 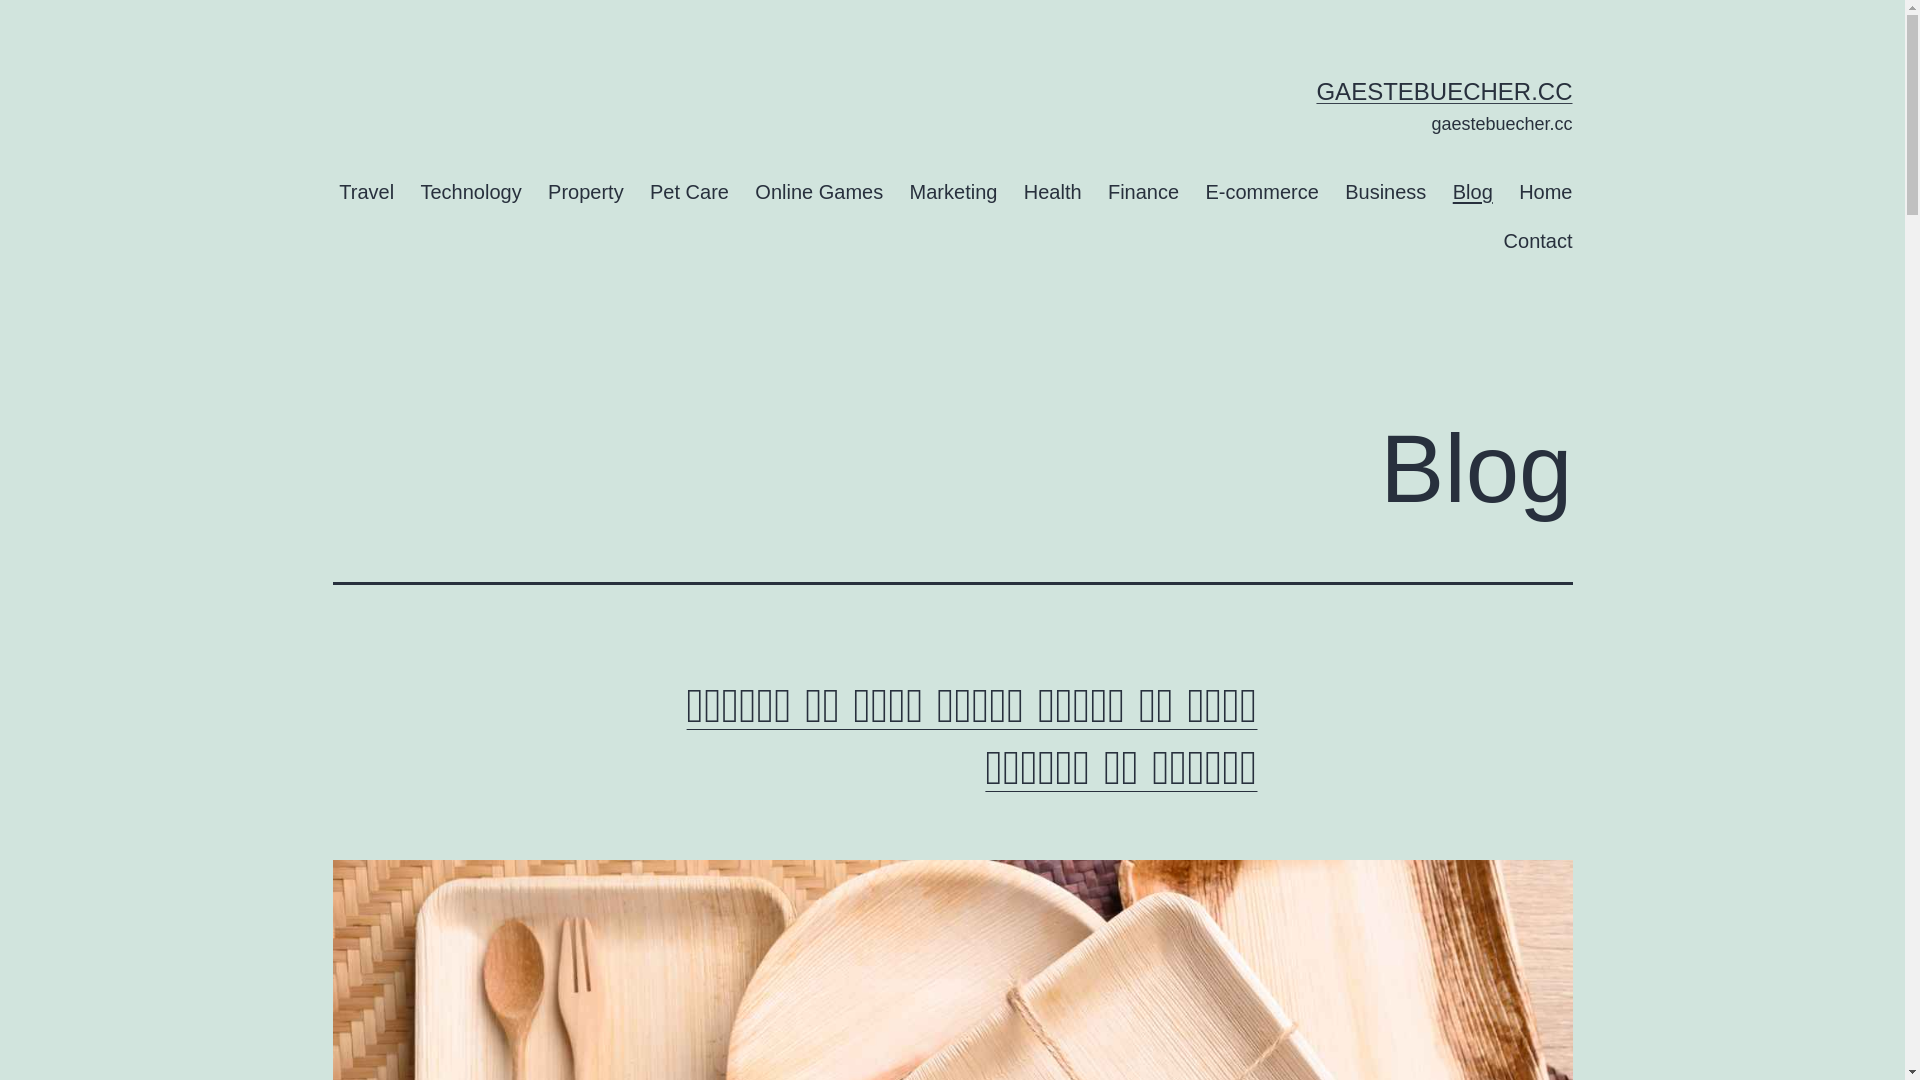 What do you see at coordinates (1544, 191) in the screenshot?
I see `'Home'` at bounding box center [1544, 191].